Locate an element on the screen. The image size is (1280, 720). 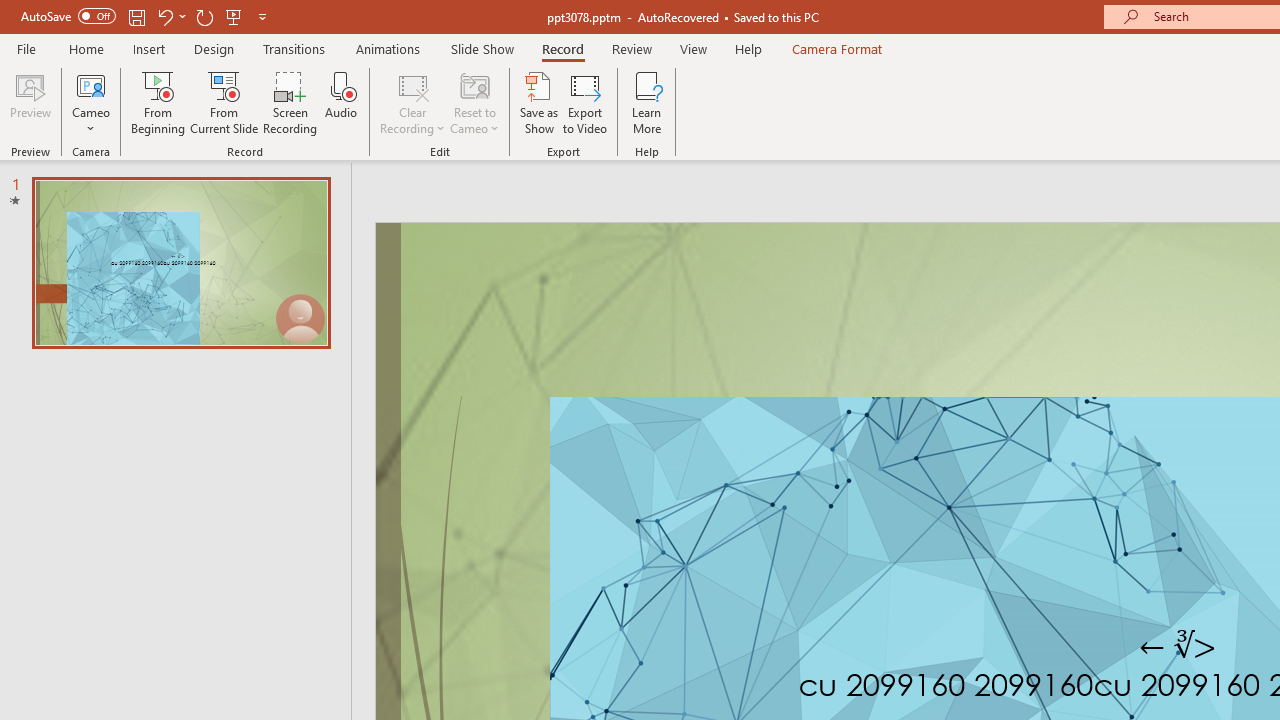
'Learn More' is located at coordinates (647, 103).